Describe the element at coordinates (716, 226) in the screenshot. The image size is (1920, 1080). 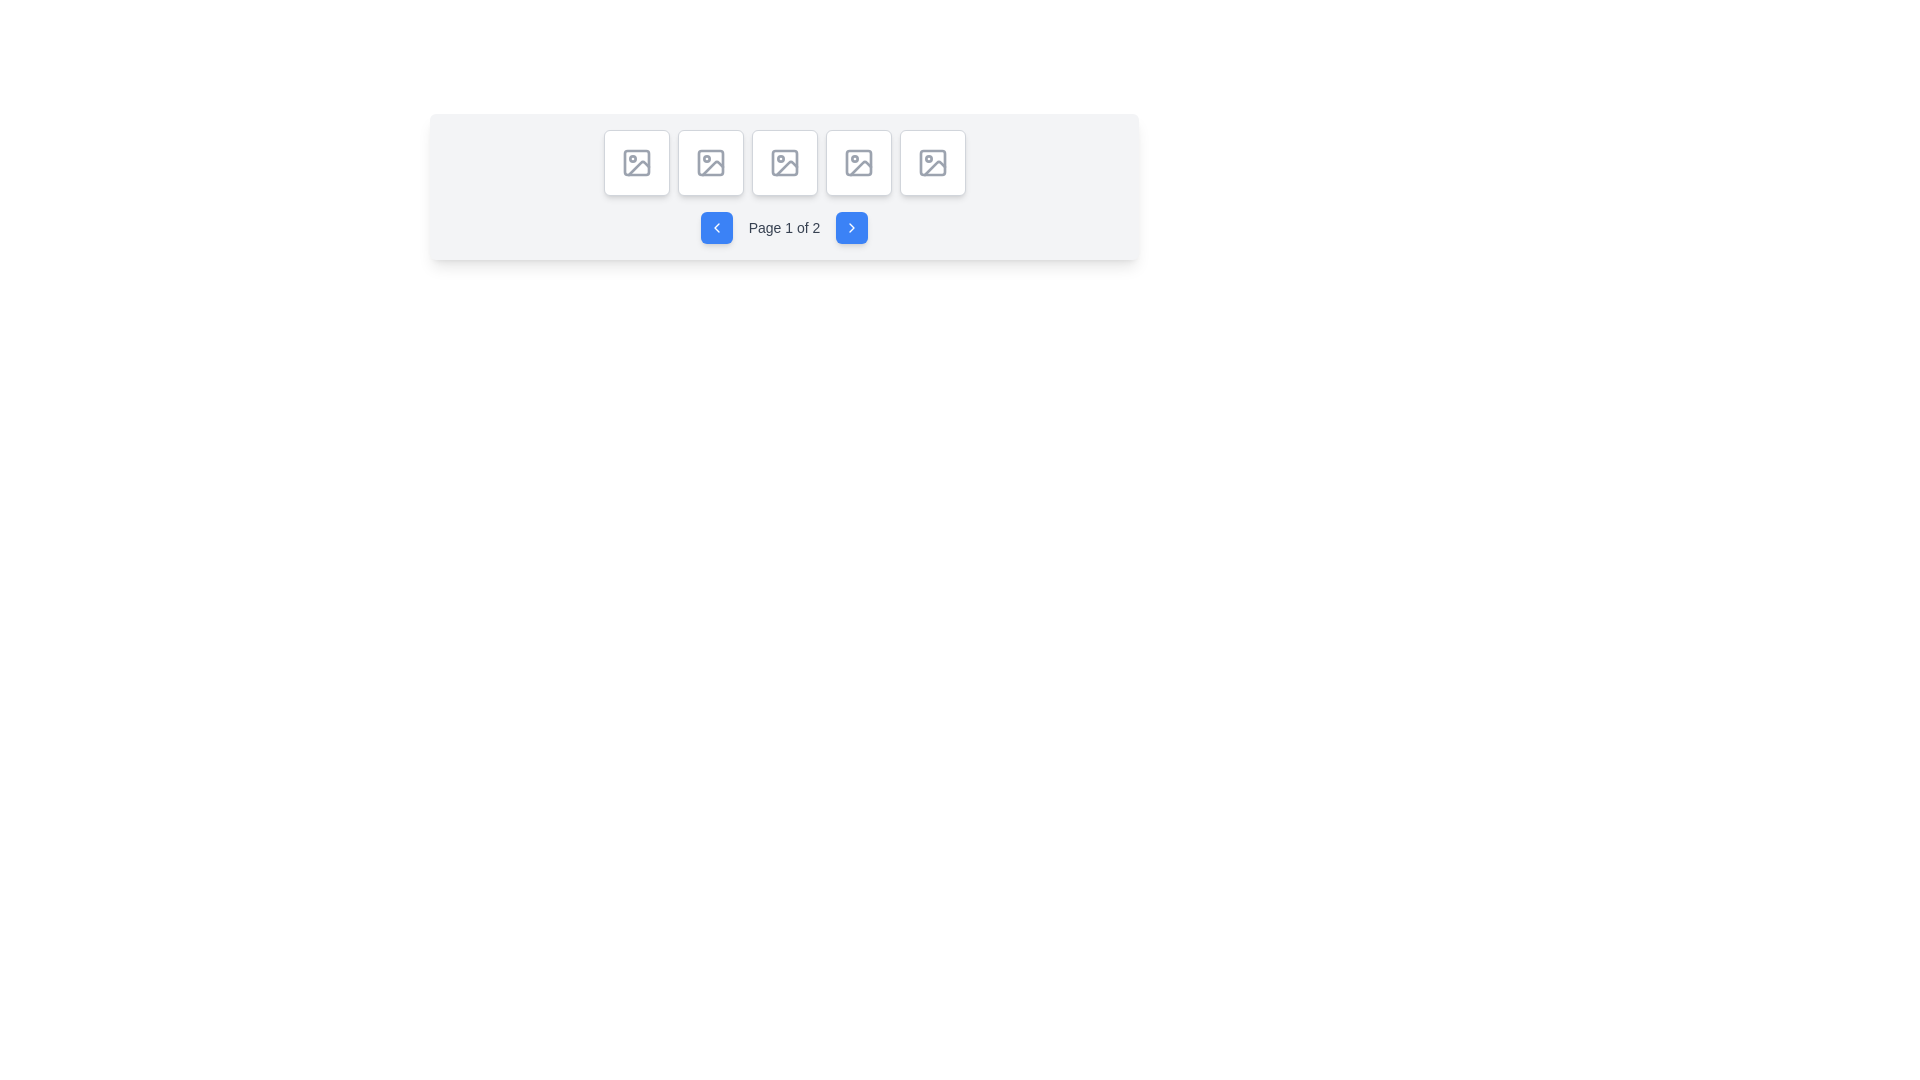
I see `the blue circular button with a white left-facing chevron icon` at that location.